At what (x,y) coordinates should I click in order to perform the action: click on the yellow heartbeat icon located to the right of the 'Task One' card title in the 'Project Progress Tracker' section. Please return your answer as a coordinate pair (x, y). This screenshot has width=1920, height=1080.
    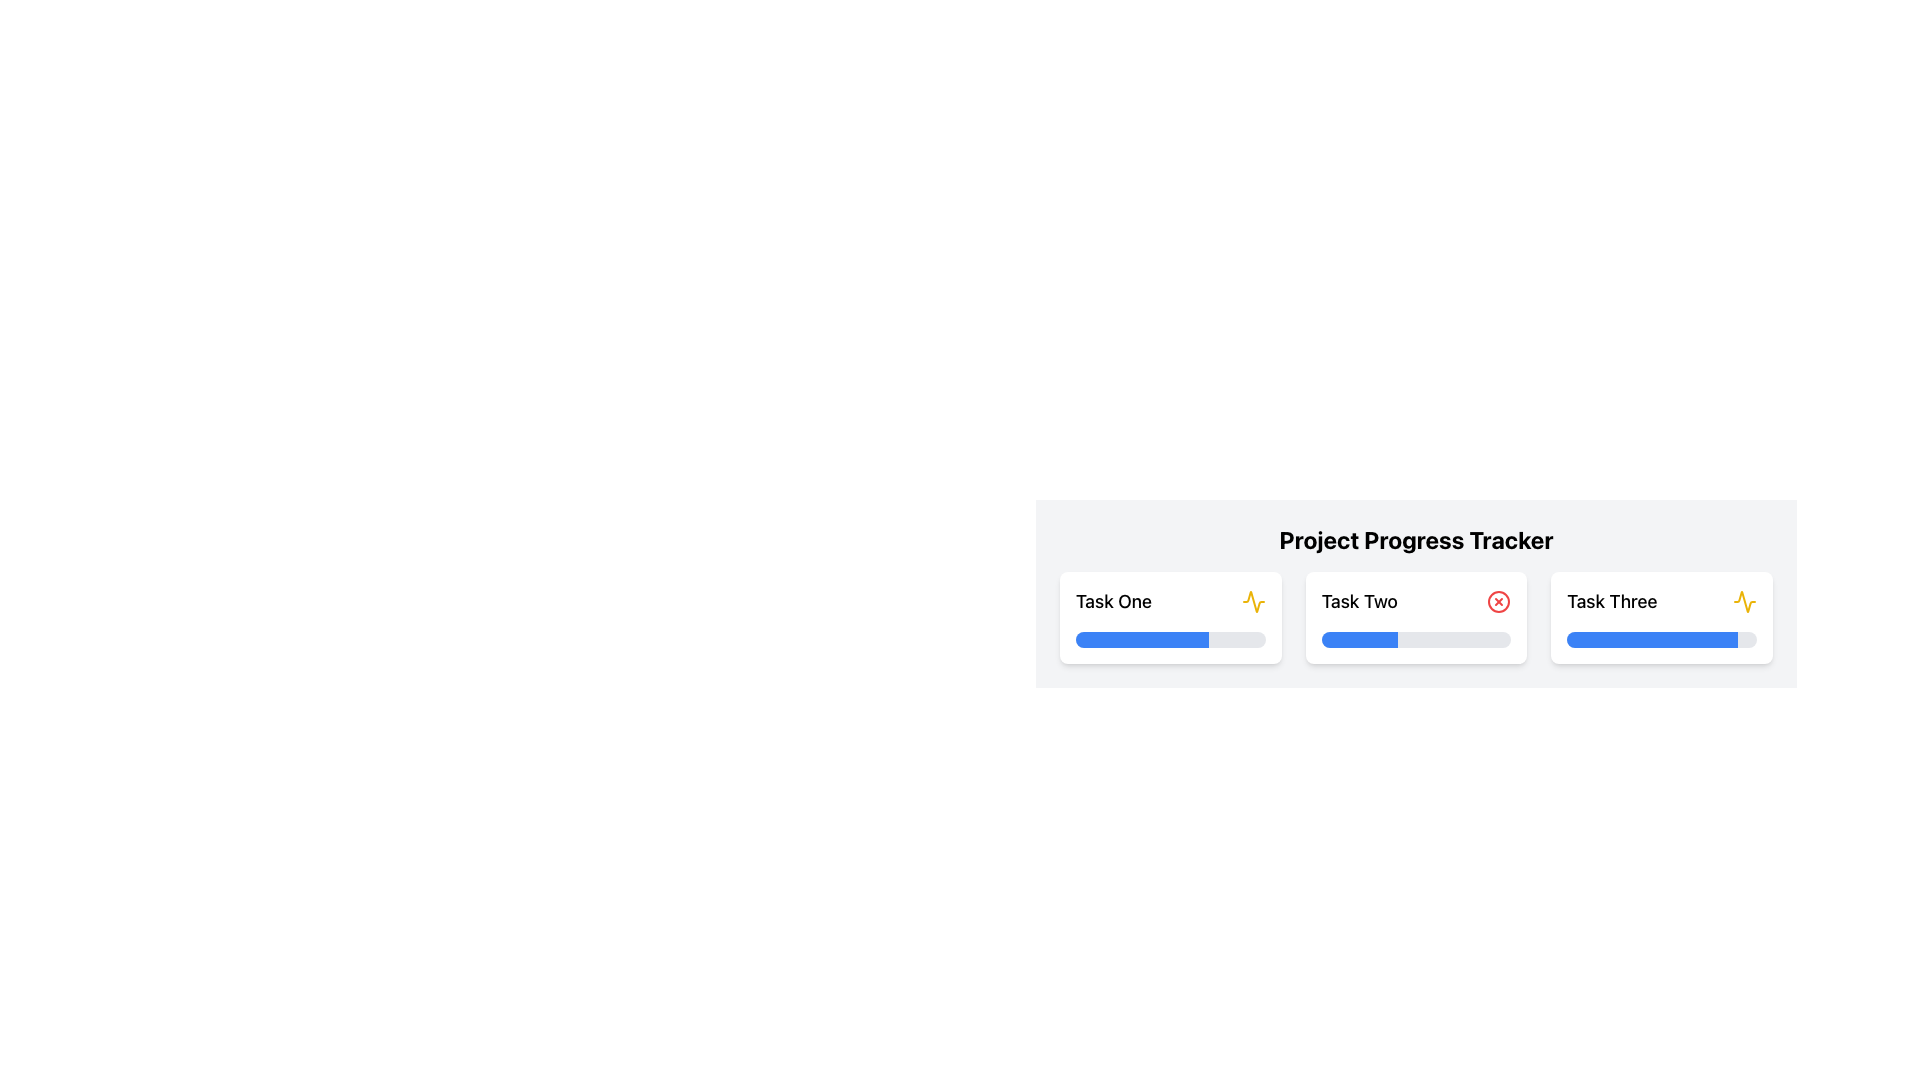
    Looking at the image, I should click on (1744, 600).